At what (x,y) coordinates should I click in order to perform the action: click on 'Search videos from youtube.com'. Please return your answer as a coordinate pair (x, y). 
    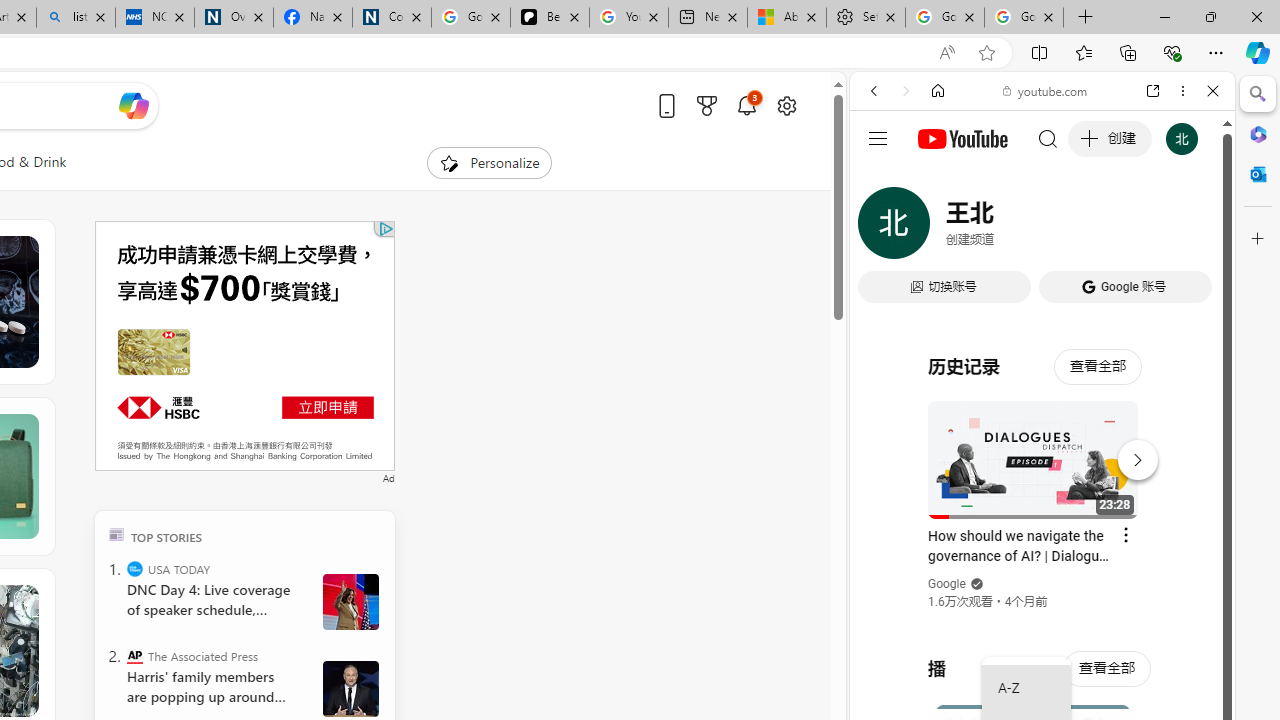
    Looking at the image, I should click on (1006, 658).